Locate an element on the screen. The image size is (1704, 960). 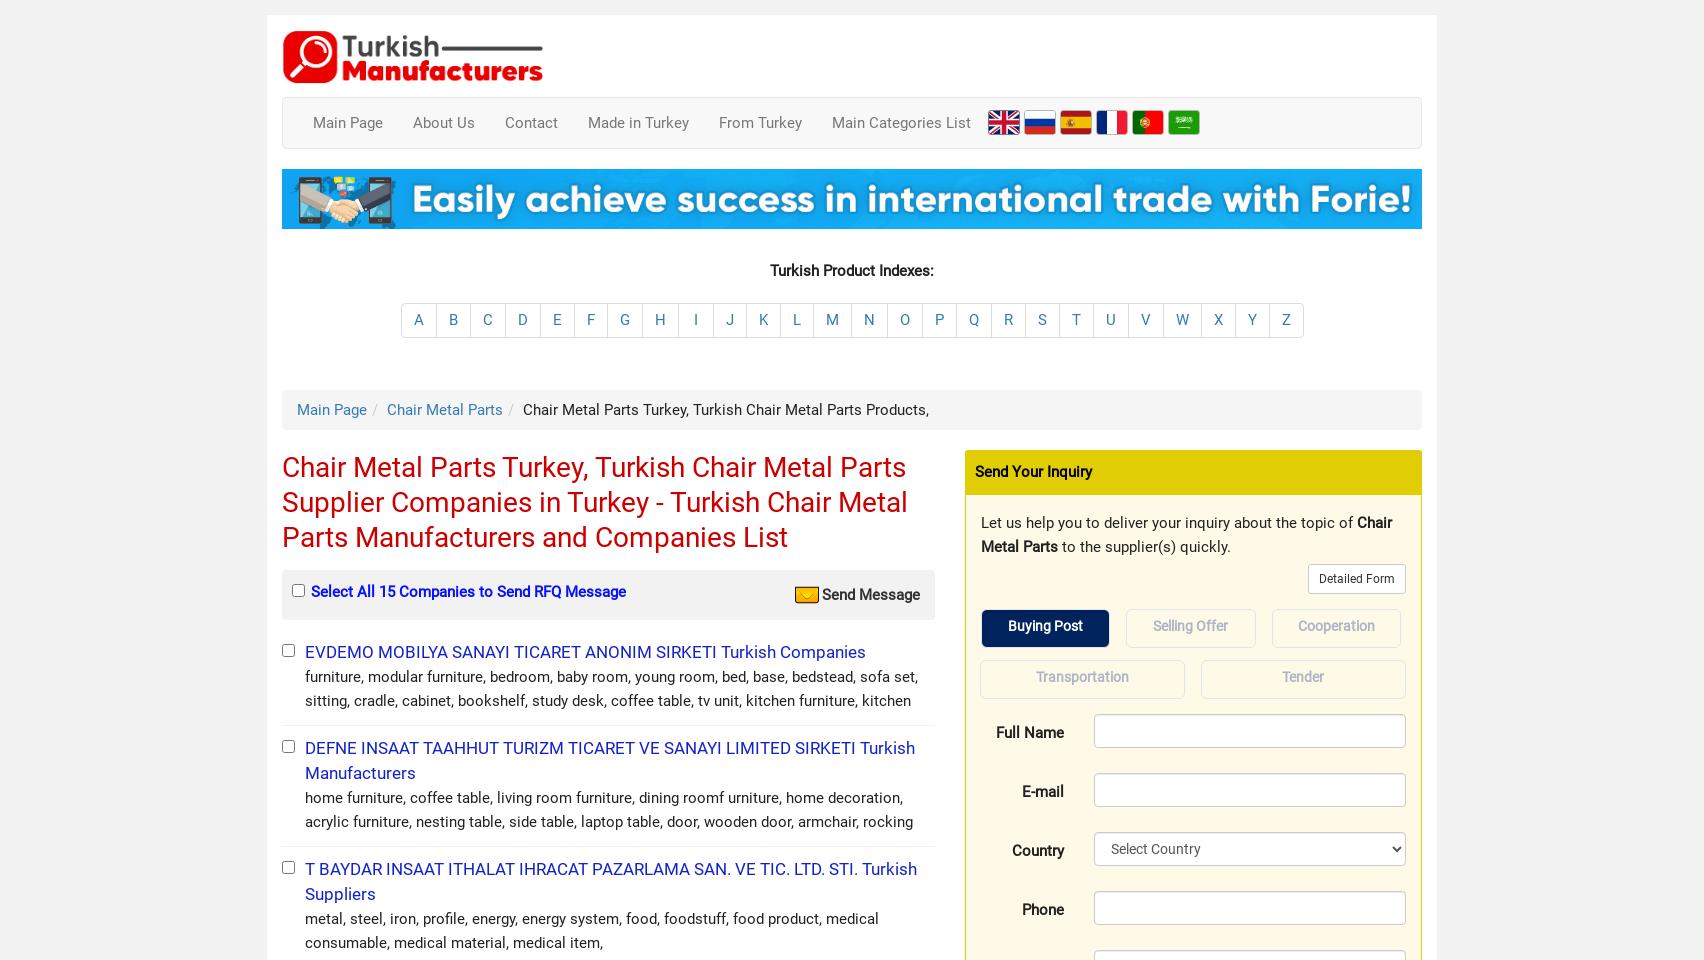
'Main Categories List' is located at coordinates (901, 121).